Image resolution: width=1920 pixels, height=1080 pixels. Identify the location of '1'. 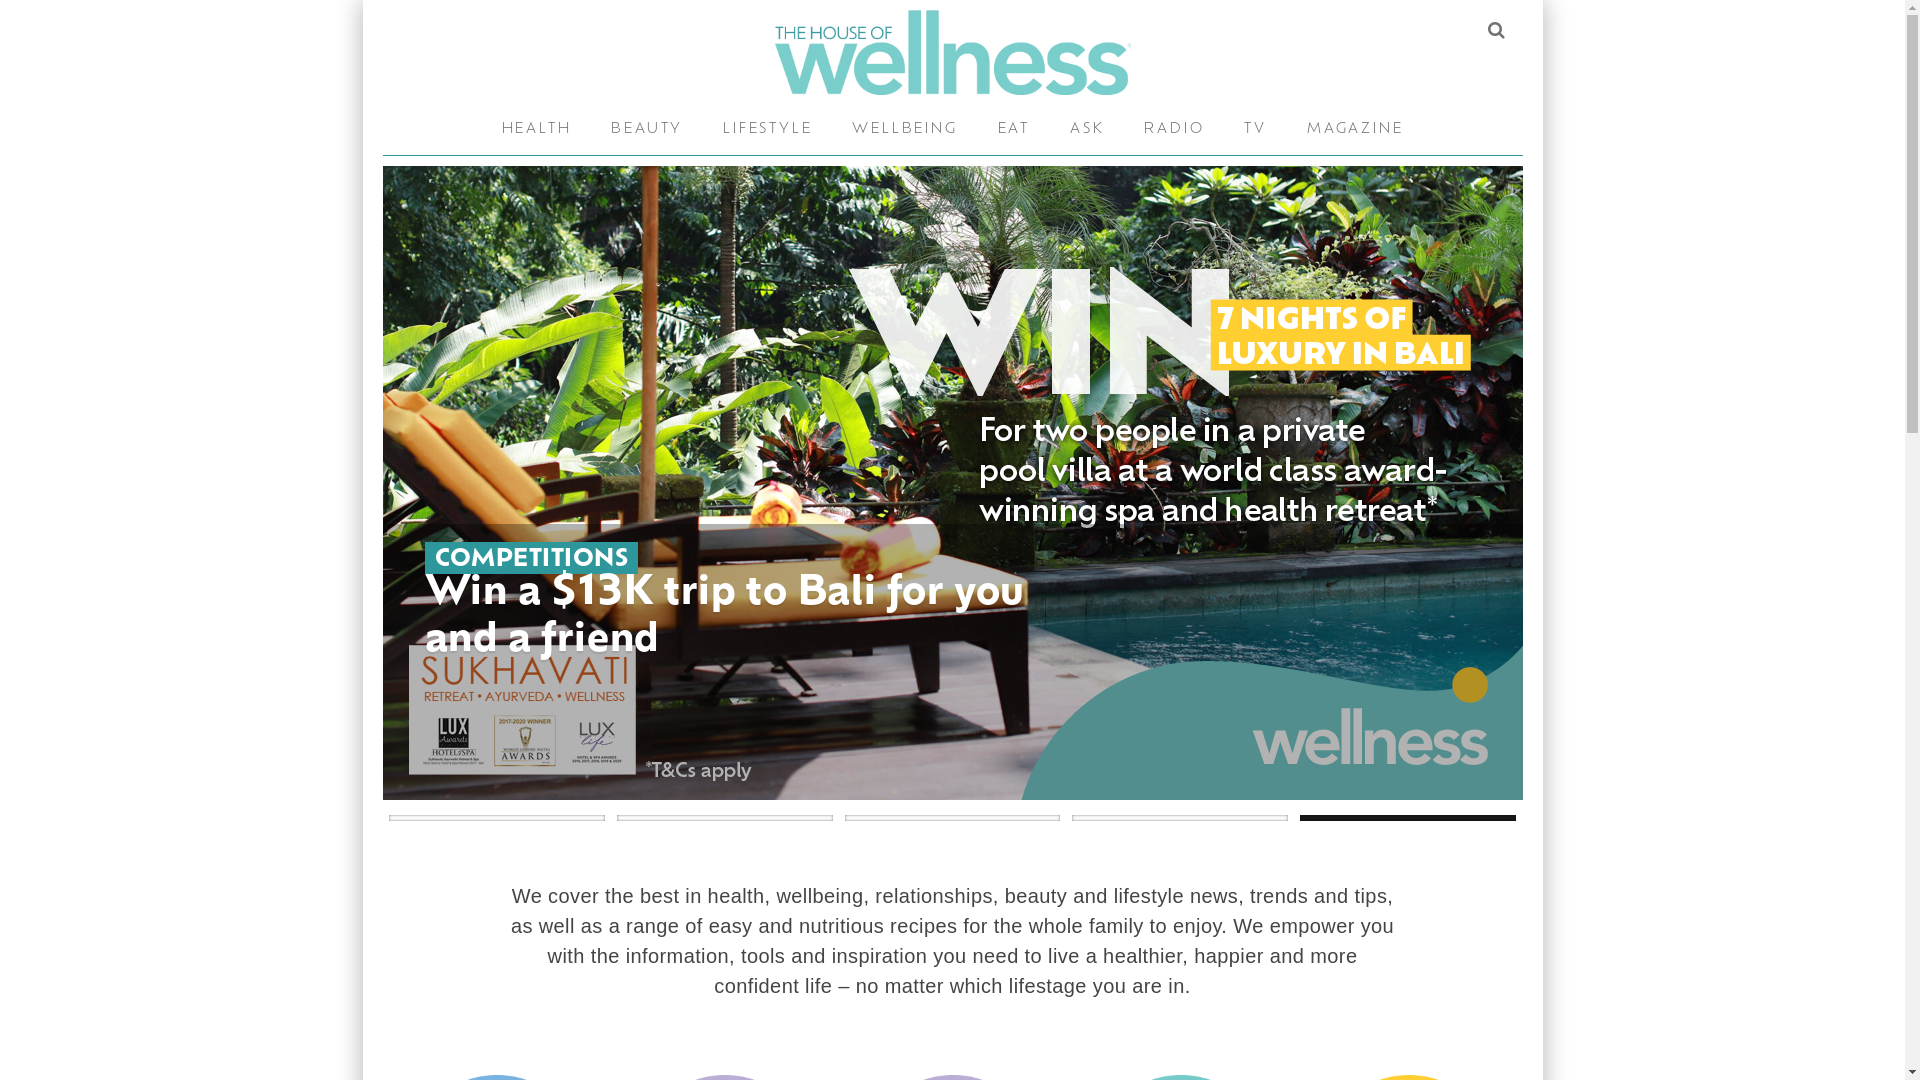
(497, 817).